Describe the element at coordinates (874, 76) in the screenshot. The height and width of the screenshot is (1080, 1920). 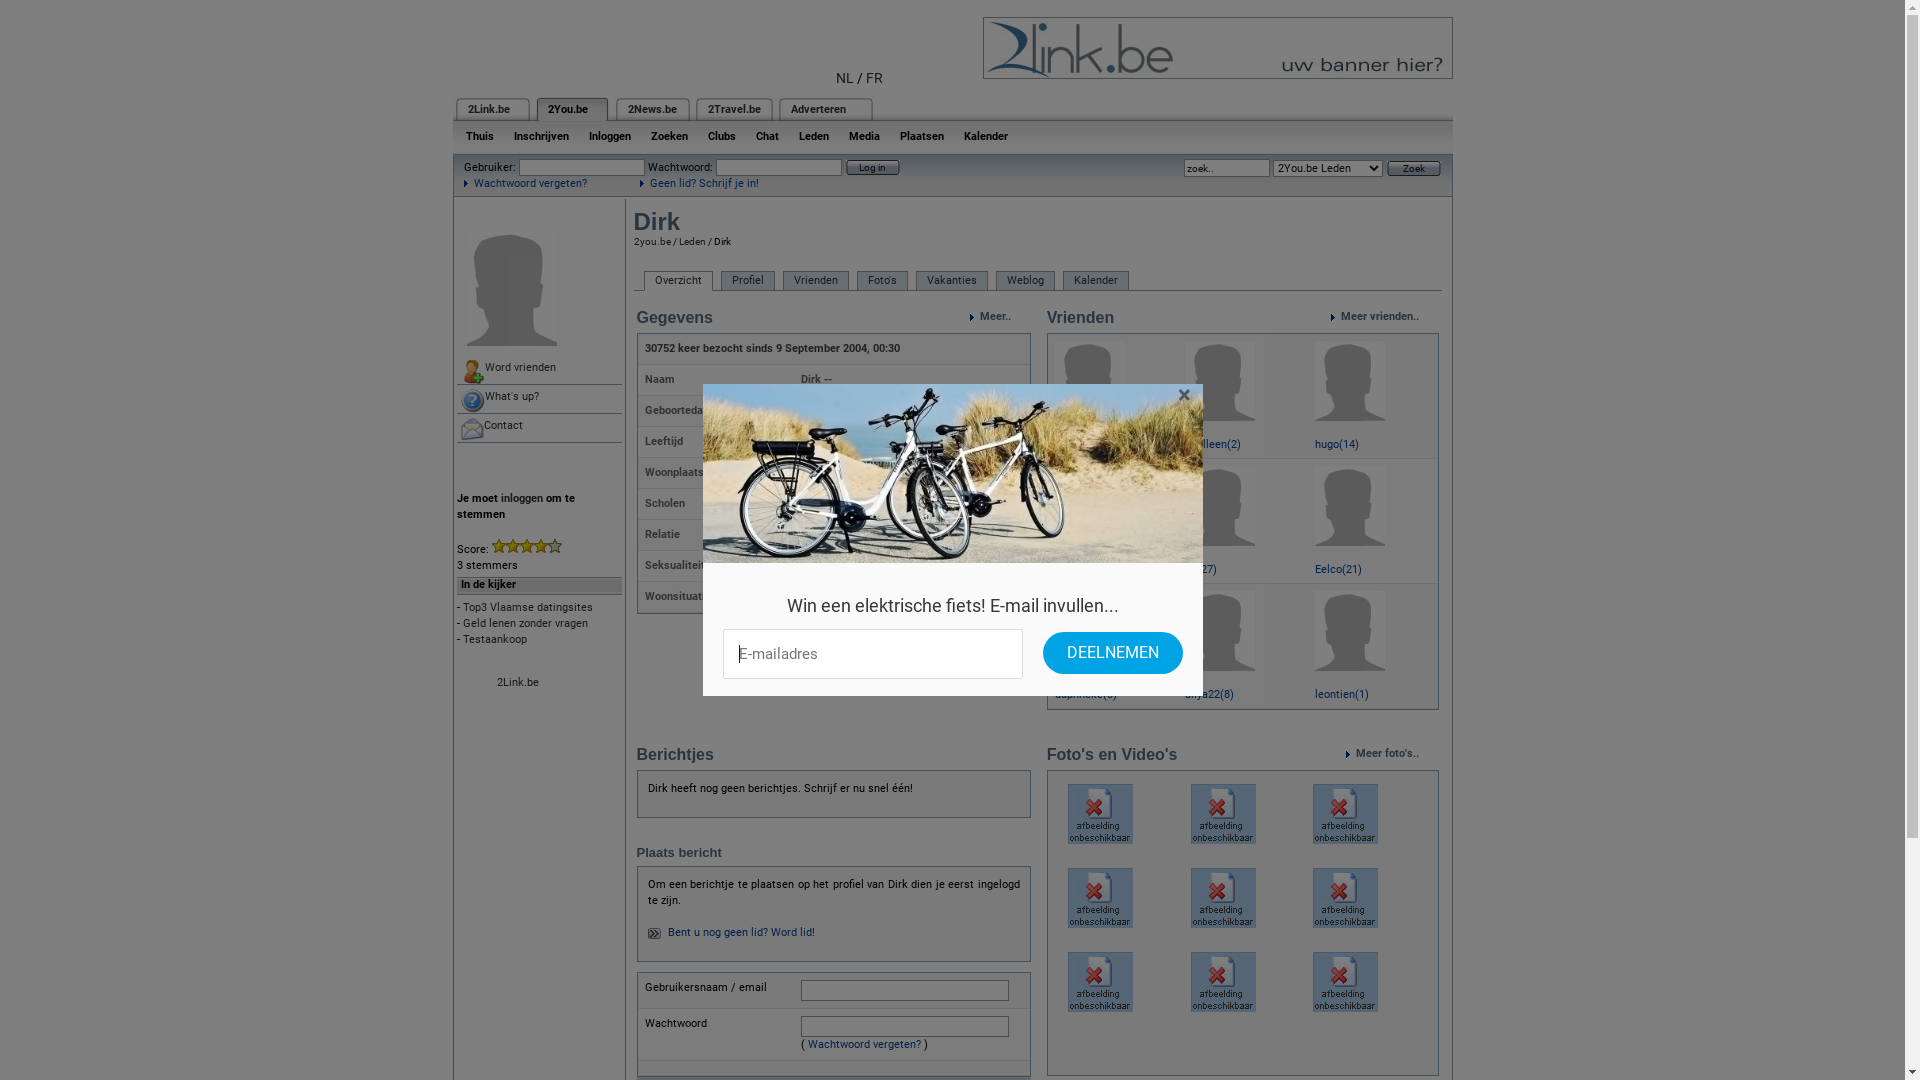
I see `'FR'` at that location.